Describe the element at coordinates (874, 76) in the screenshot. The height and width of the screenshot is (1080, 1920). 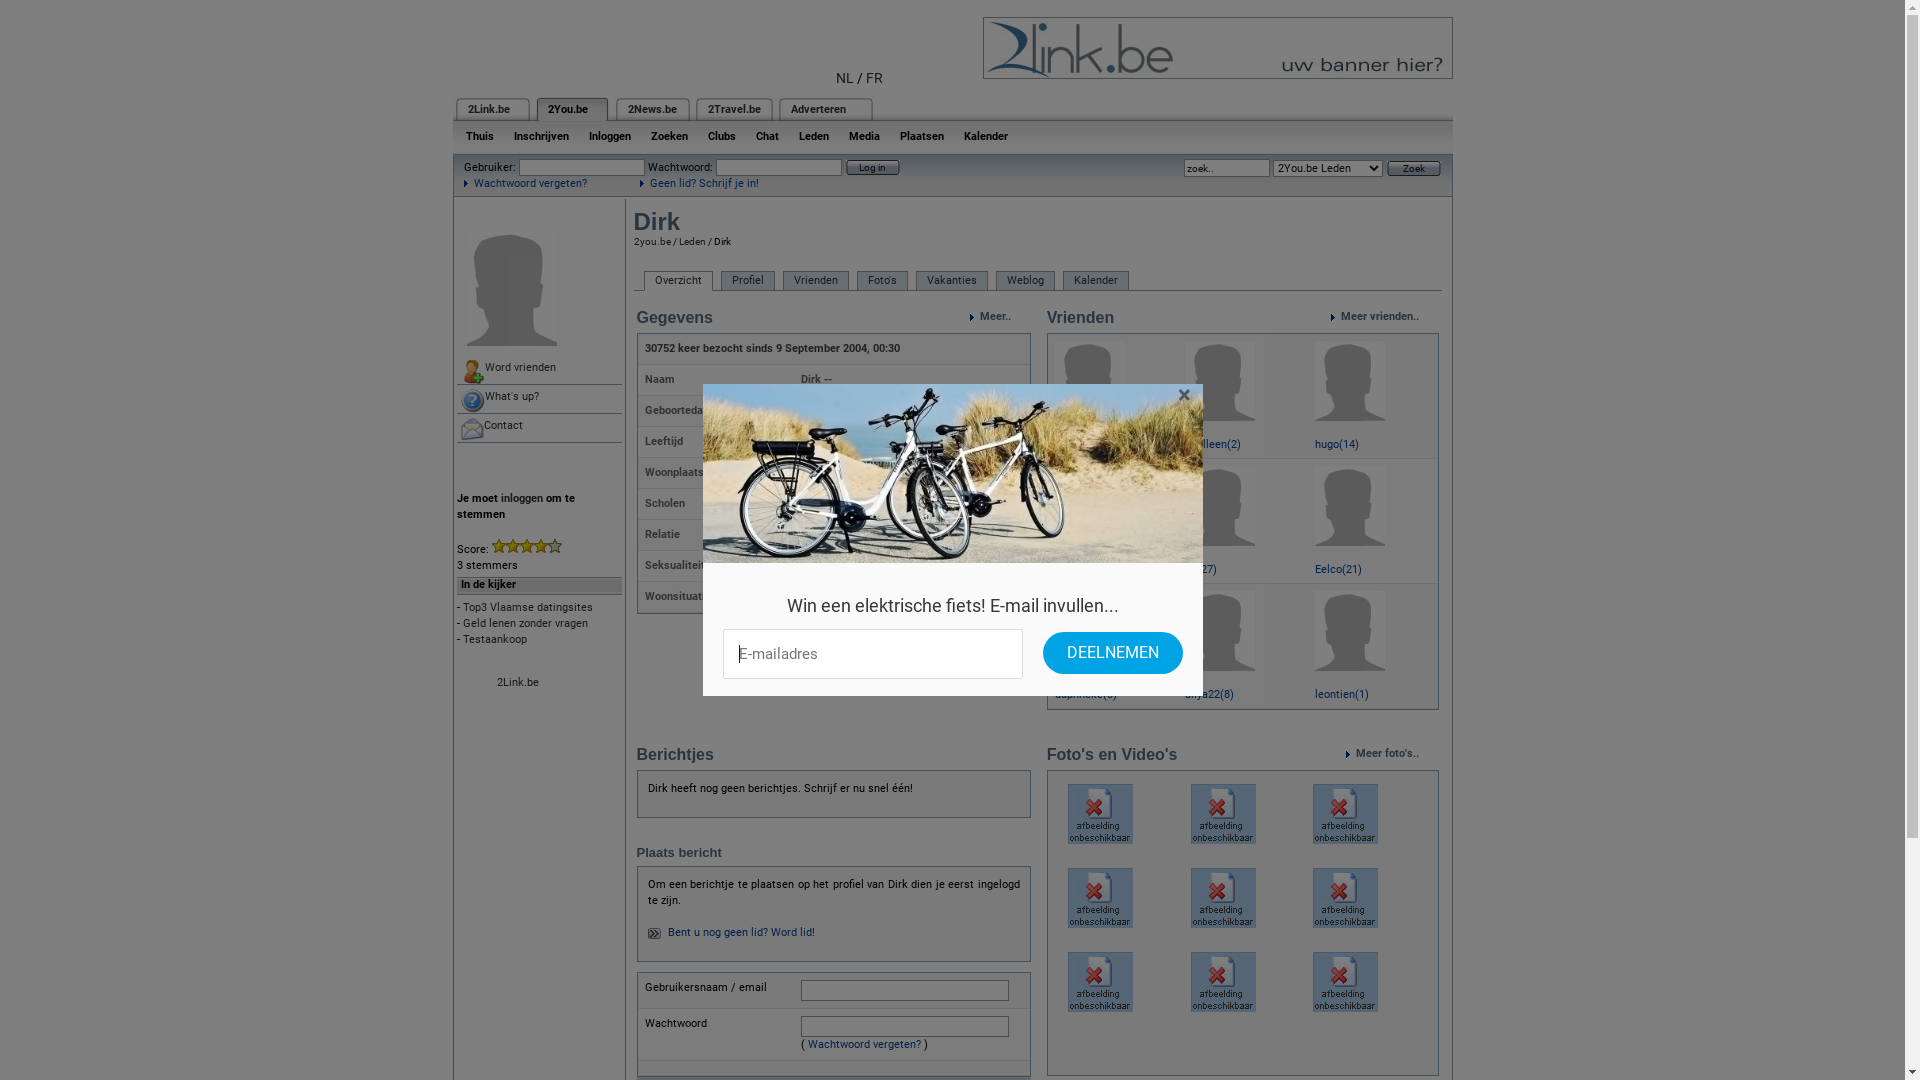
I see `'FR'` at that location.